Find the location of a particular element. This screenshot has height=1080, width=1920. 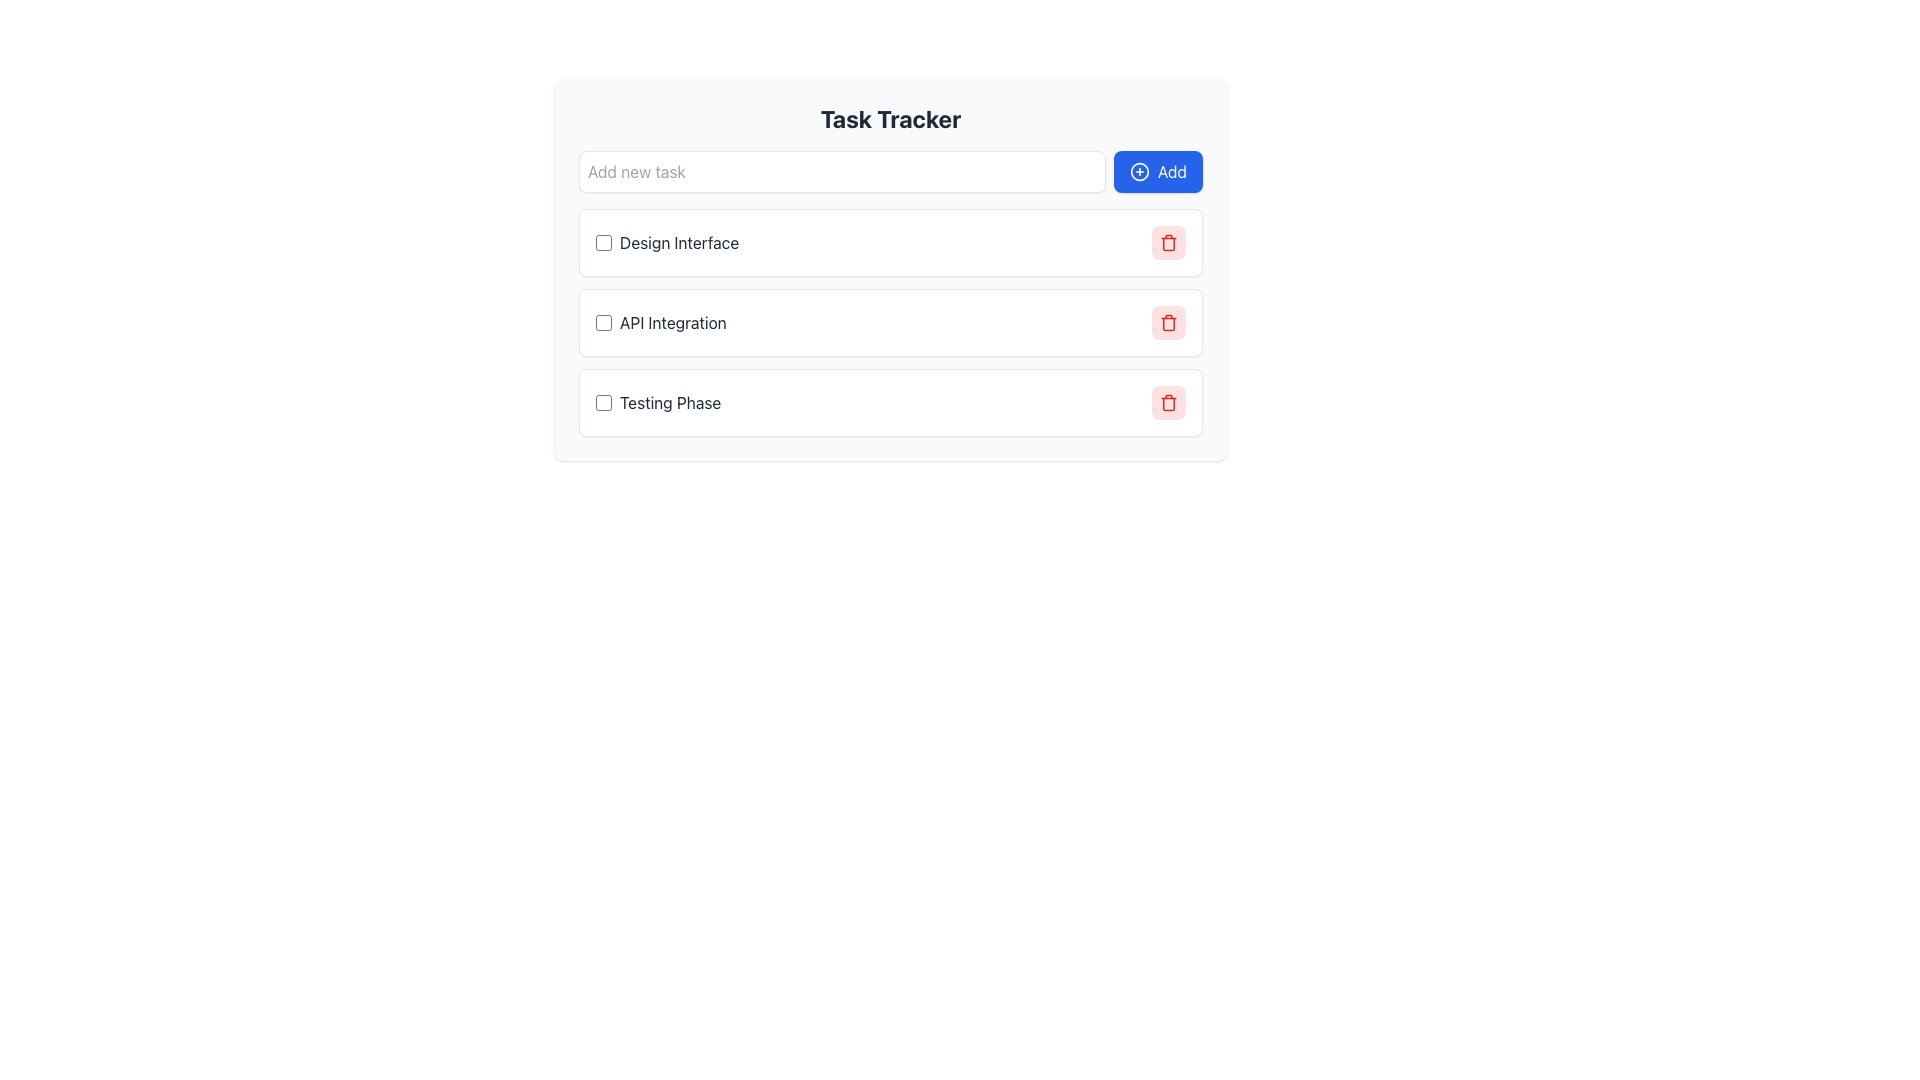

the checkbox located to the left of the text 'API Integration' is located at coordinates (603, 322).